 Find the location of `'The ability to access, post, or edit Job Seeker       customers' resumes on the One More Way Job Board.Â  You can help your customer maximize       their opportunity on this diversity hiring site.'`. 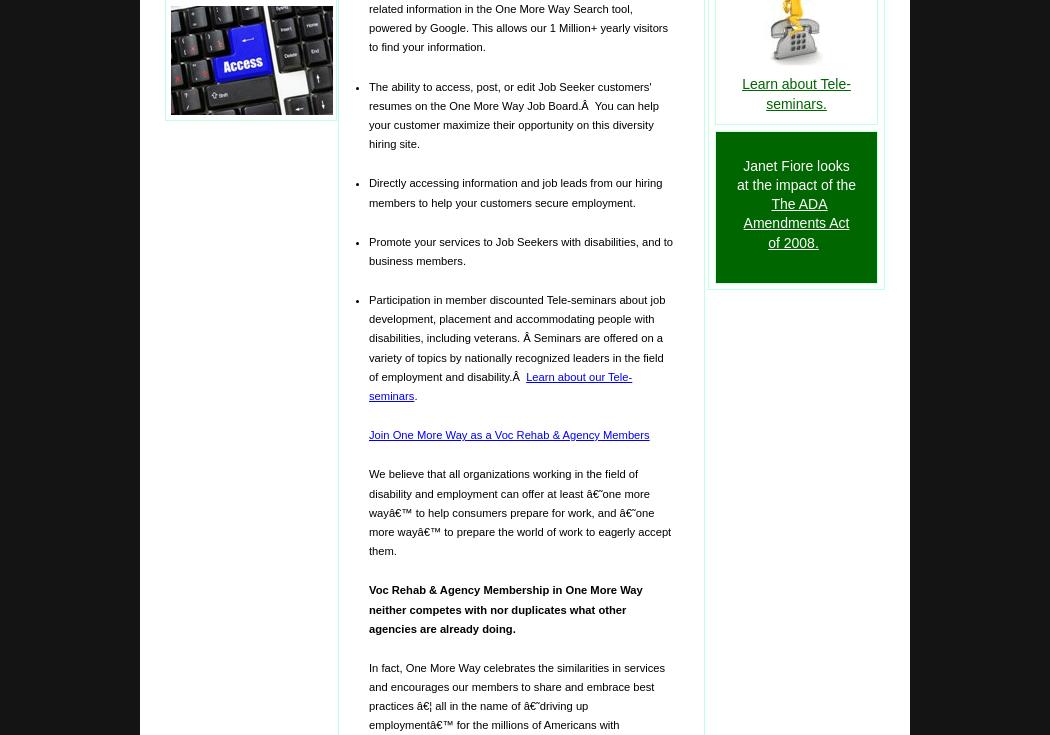

'The ability to access, post, or edit Job Seeker       customers' resumes on the One More Way Job Board.Â  You can help your customer maximize       their opportunity on this diversity hiring site.' is located at coordinates (512, 114).